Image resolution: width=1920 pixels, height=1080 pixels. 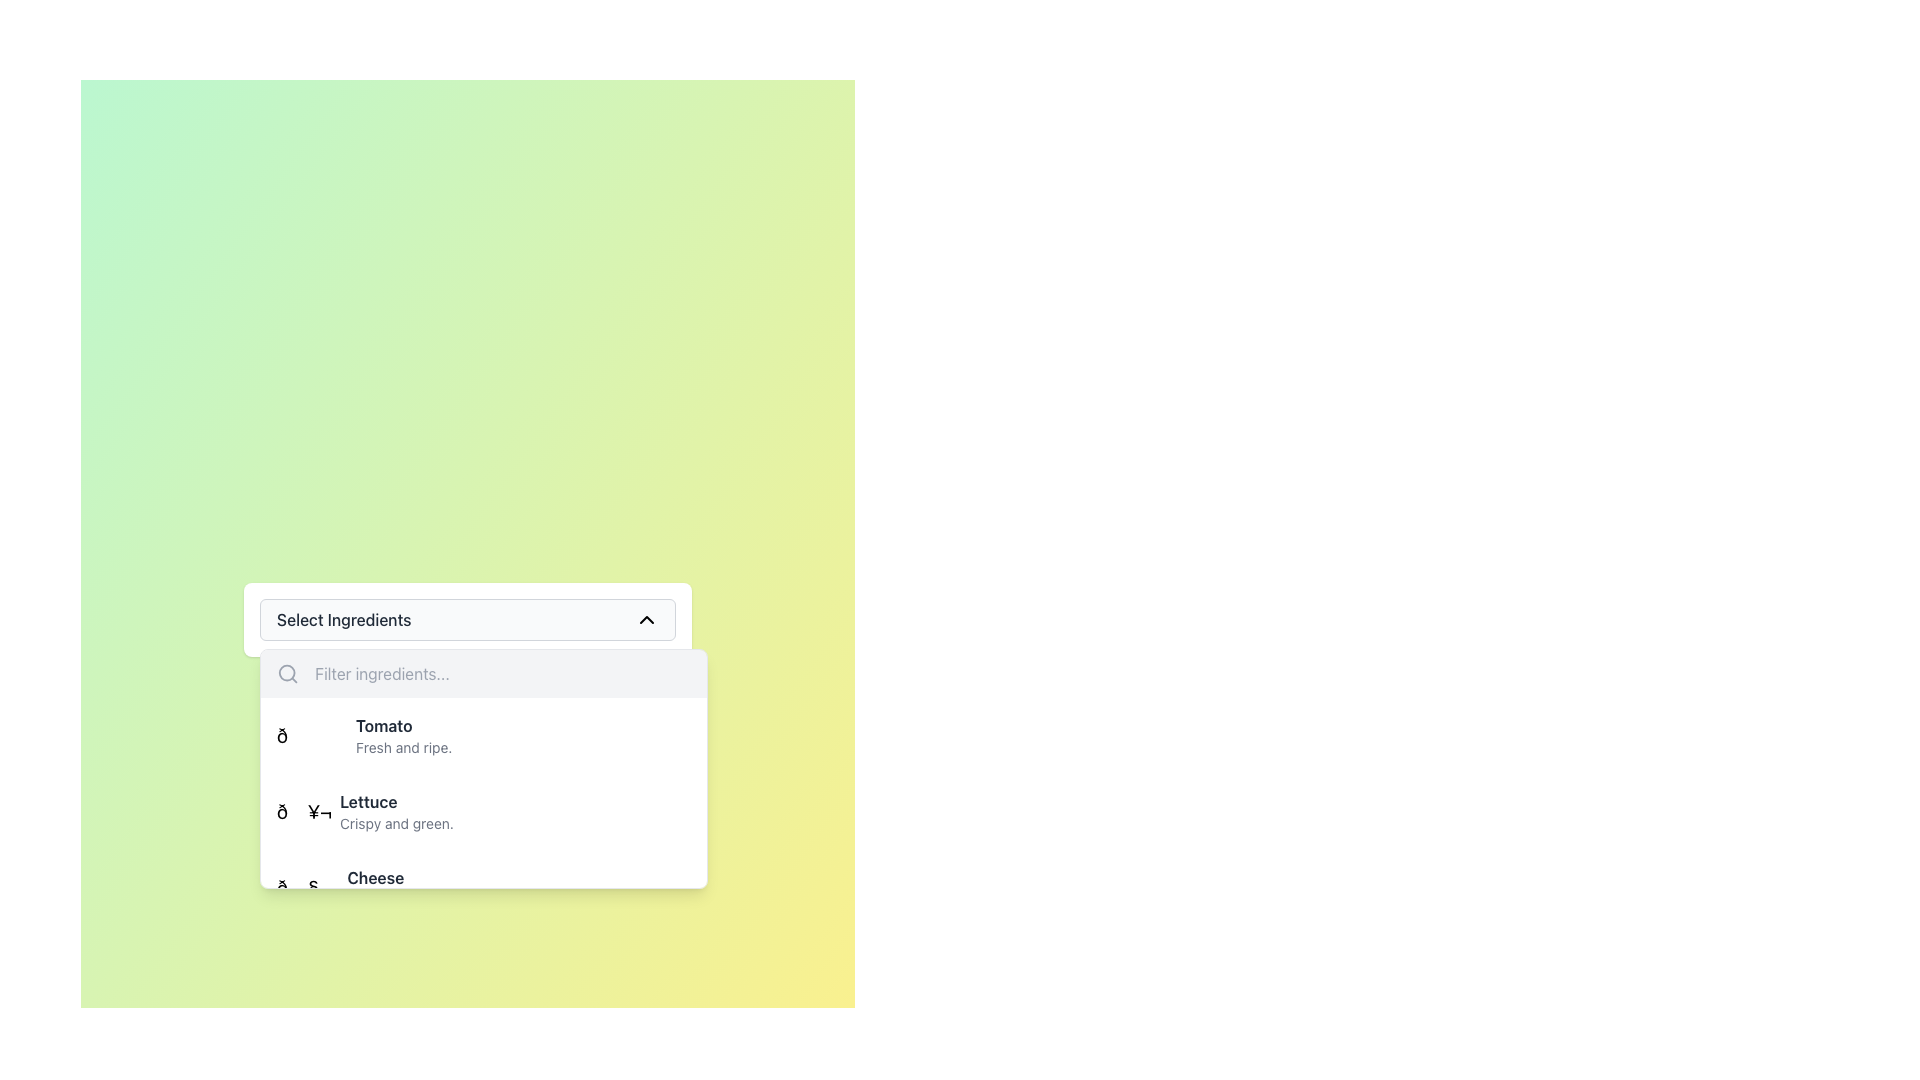 What do you see at coordinates (303, 812) in the screenshot?
I see `the emoji character displayed at the beginning of the 'Lettuce' list item in the dropdown menu, which is visually distinct due to its bold and large font style` at bounding box center [303, 812].